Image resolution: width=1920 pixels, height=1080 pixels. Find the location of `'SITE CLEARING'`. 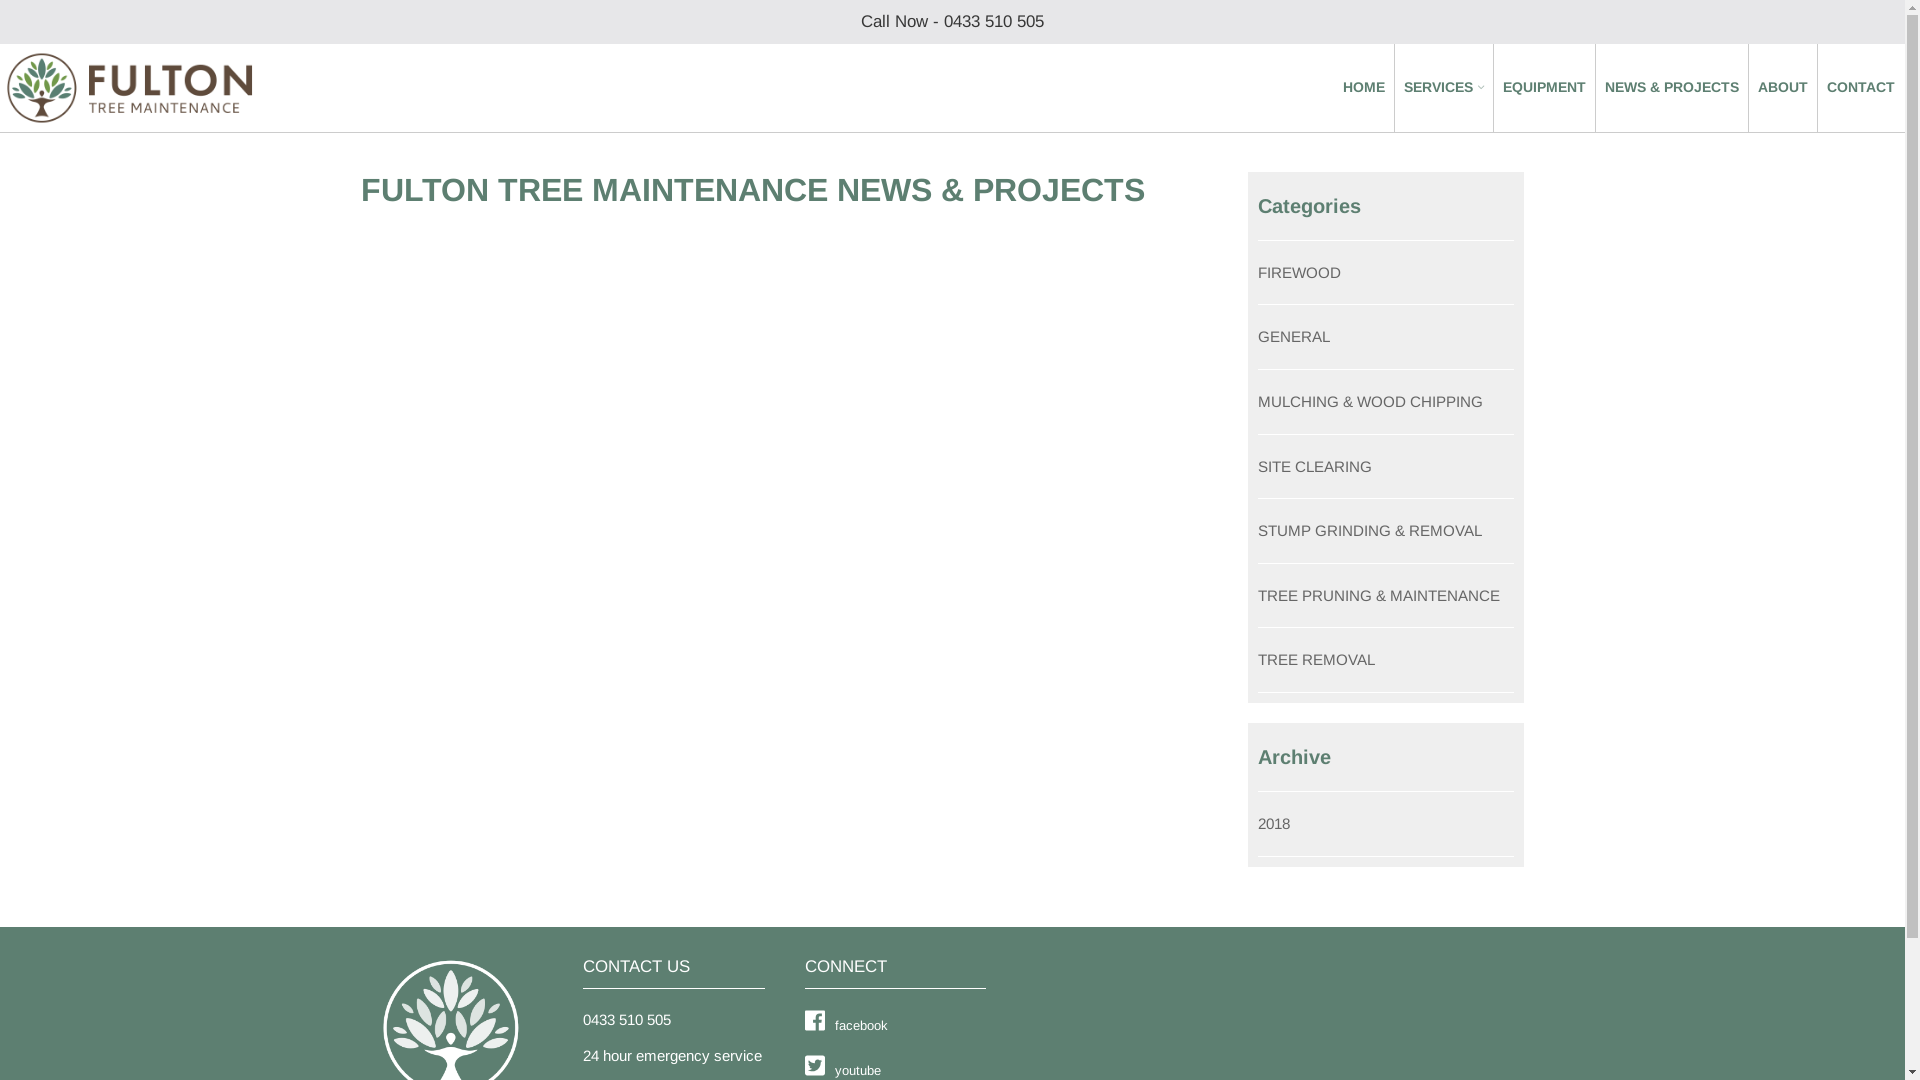

'SITE CLEARING' is located at coordinates (1315, 466).